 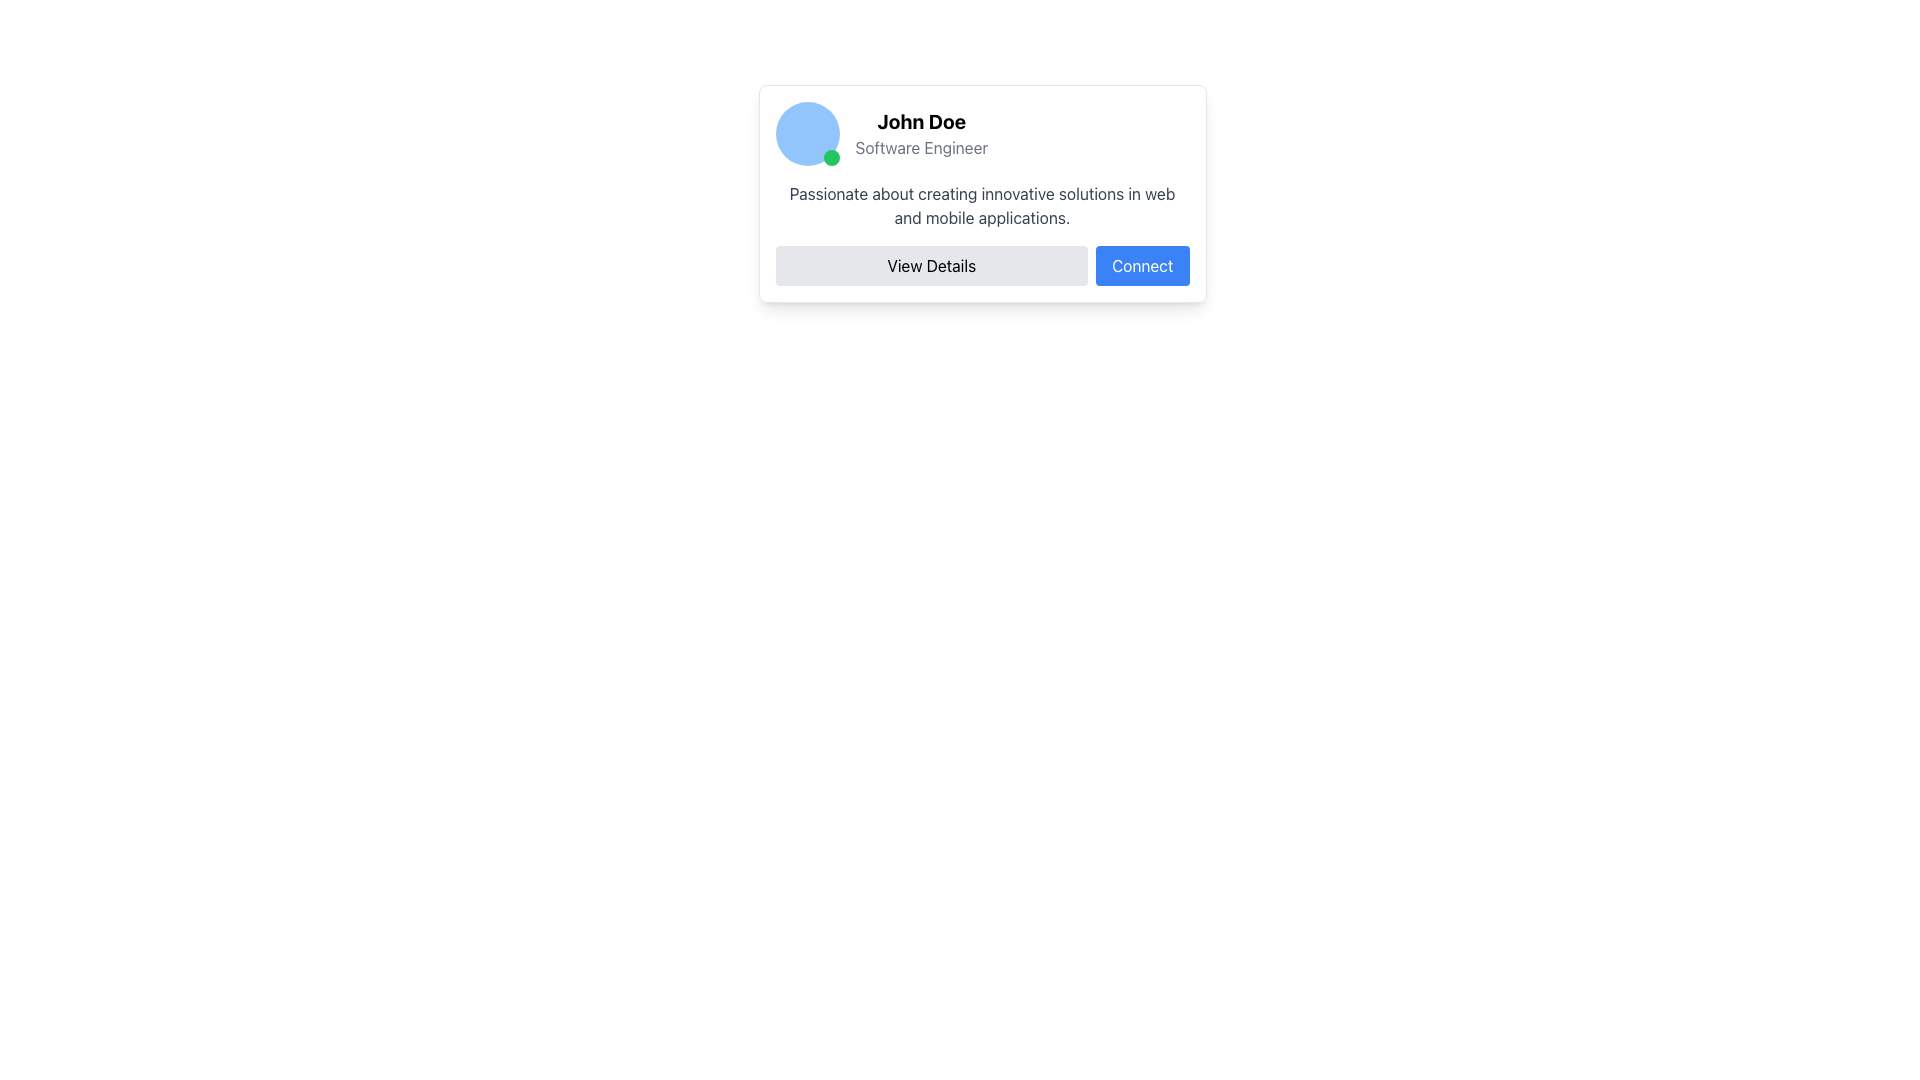 What do you see at coordinates (982, 205) in the screenshot?
I see `the text block that provides a descriptive insight or tagline about the person in the profile card, located beneath 'John Doe' and above the 'View Details' and 'Connect' buttons` at bounding box center [982, 205].